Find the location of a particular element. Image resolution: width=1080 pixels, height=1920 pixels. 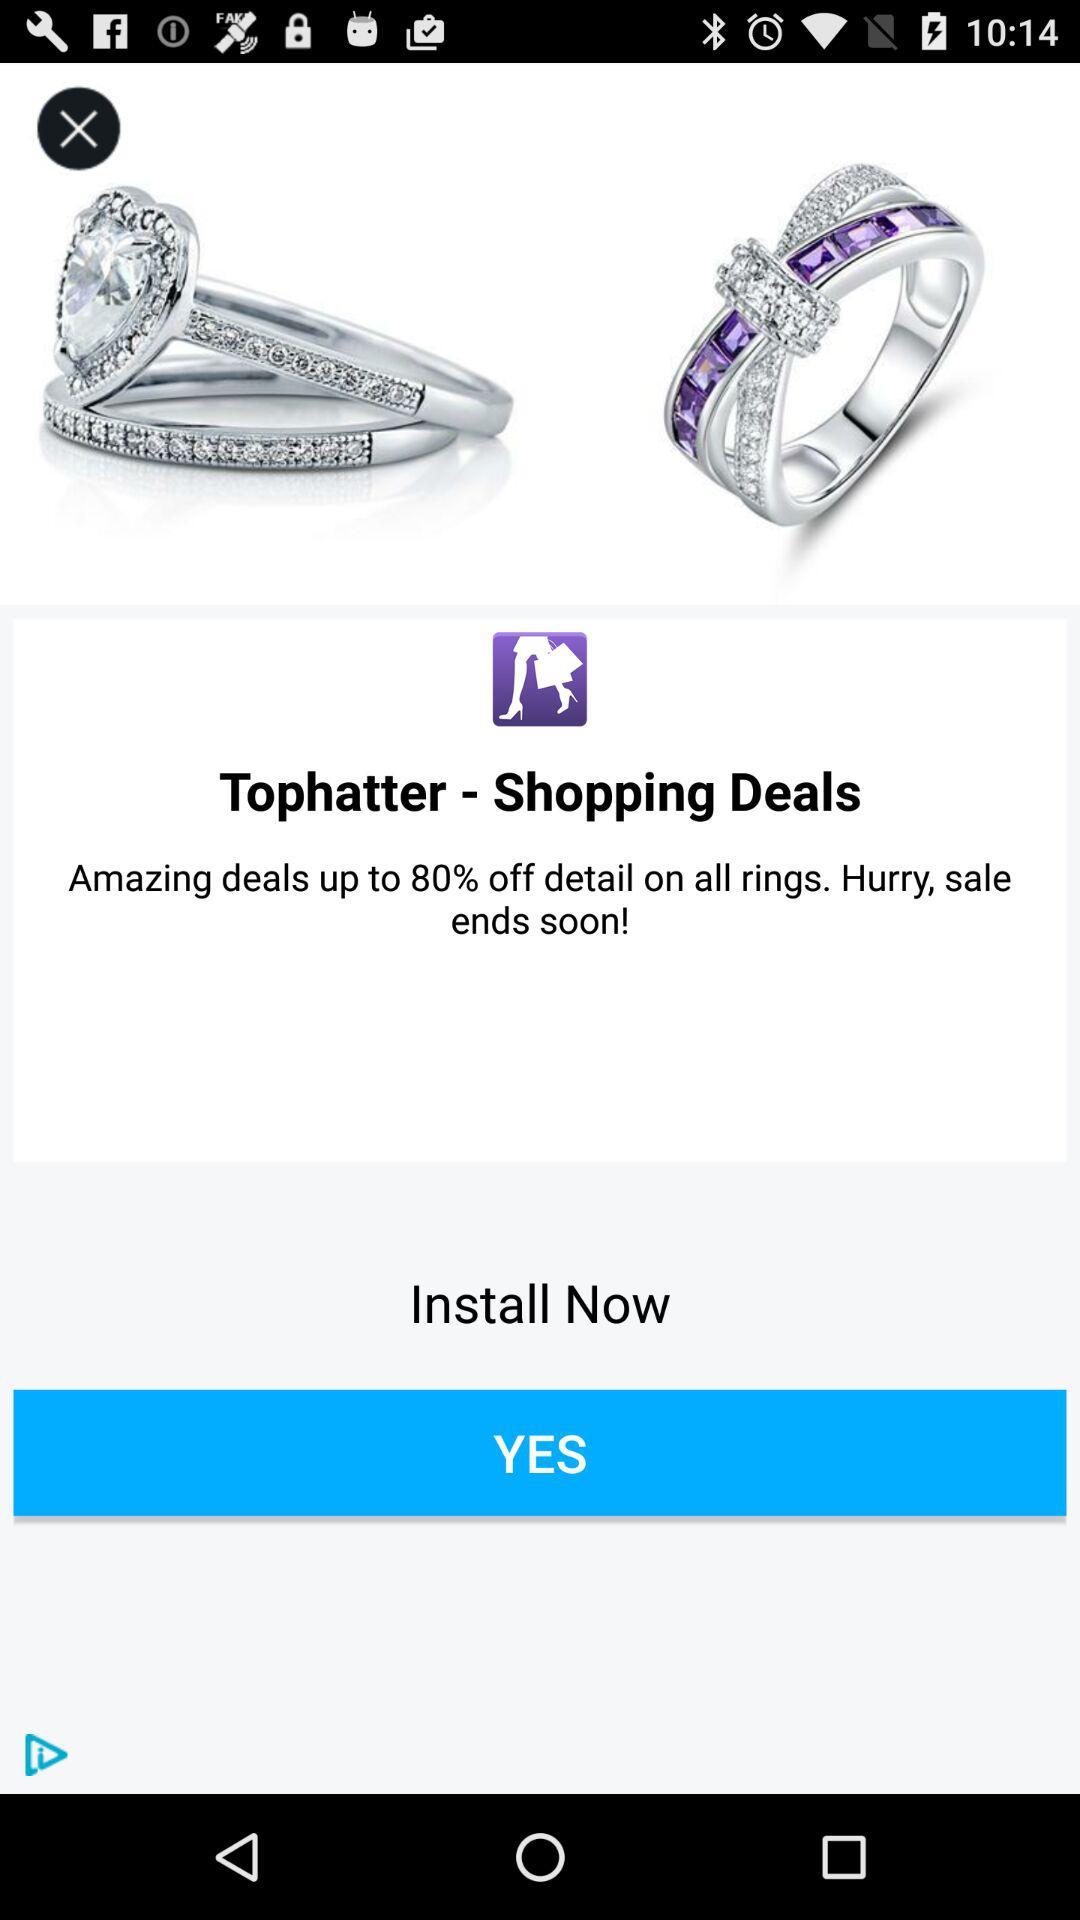

the yes icon is located at coordinates (540, 1452).